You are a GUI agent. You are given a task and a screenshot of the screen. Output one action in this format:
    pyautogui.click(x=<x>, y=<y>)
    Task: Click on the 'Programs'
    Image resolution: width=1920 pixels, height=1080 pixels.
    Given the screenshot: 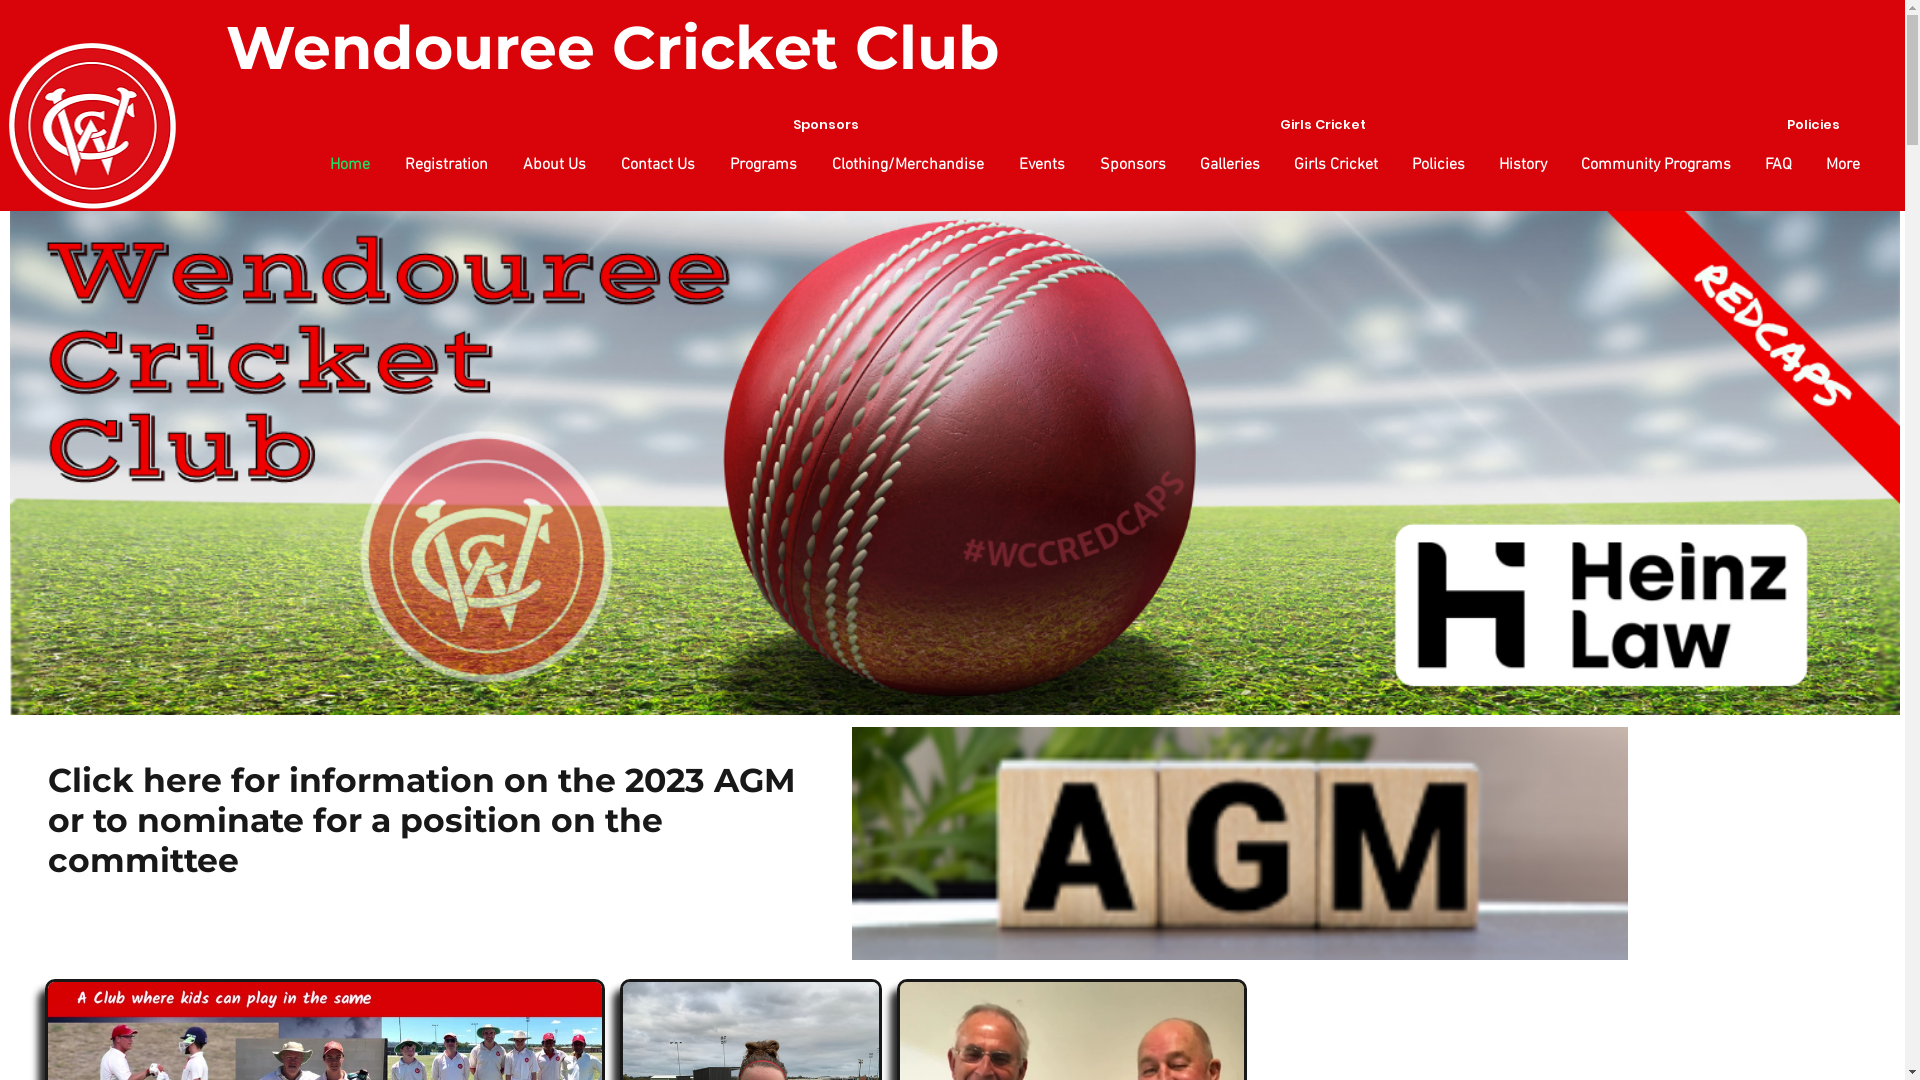 What is the action you would take?
    pyautogui.click(x=760, y=164)
    